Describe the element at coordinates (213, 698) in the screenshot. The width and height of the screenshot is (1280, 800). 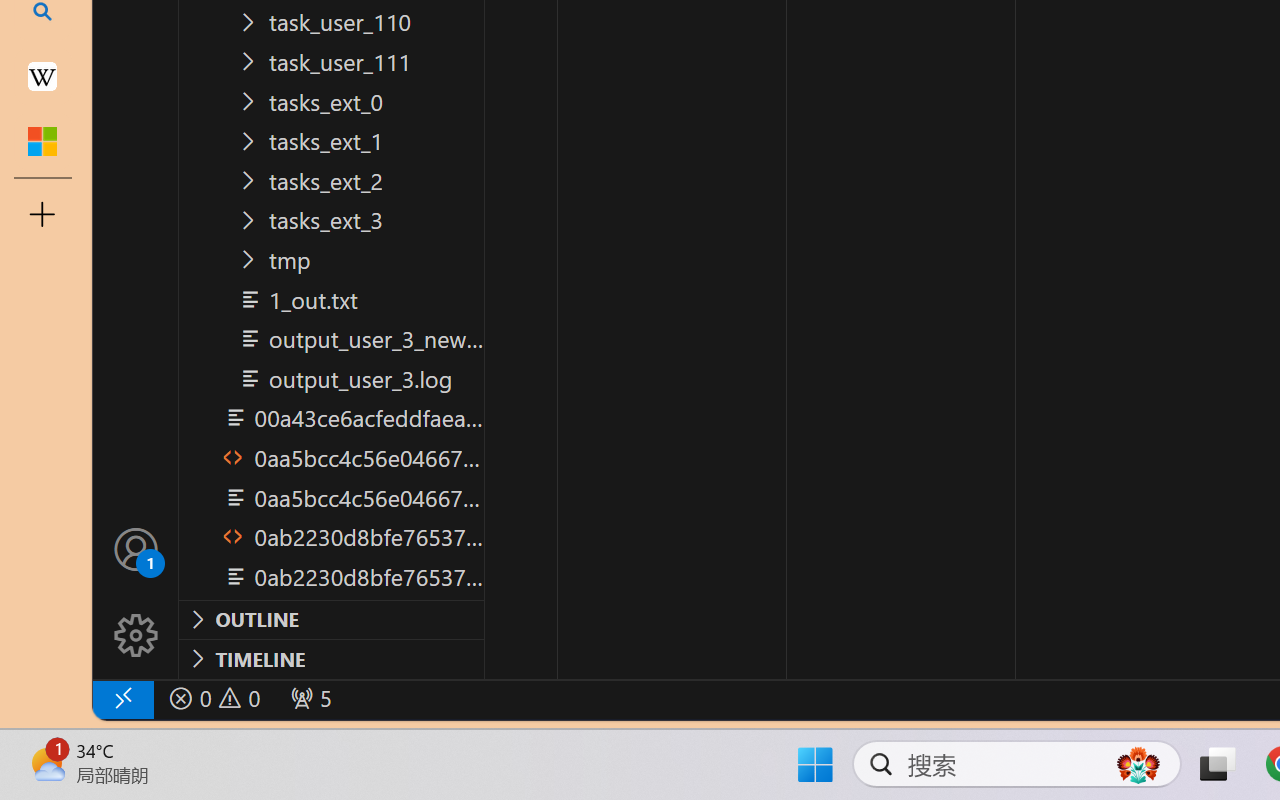
I see `'No Problems'` at that location.